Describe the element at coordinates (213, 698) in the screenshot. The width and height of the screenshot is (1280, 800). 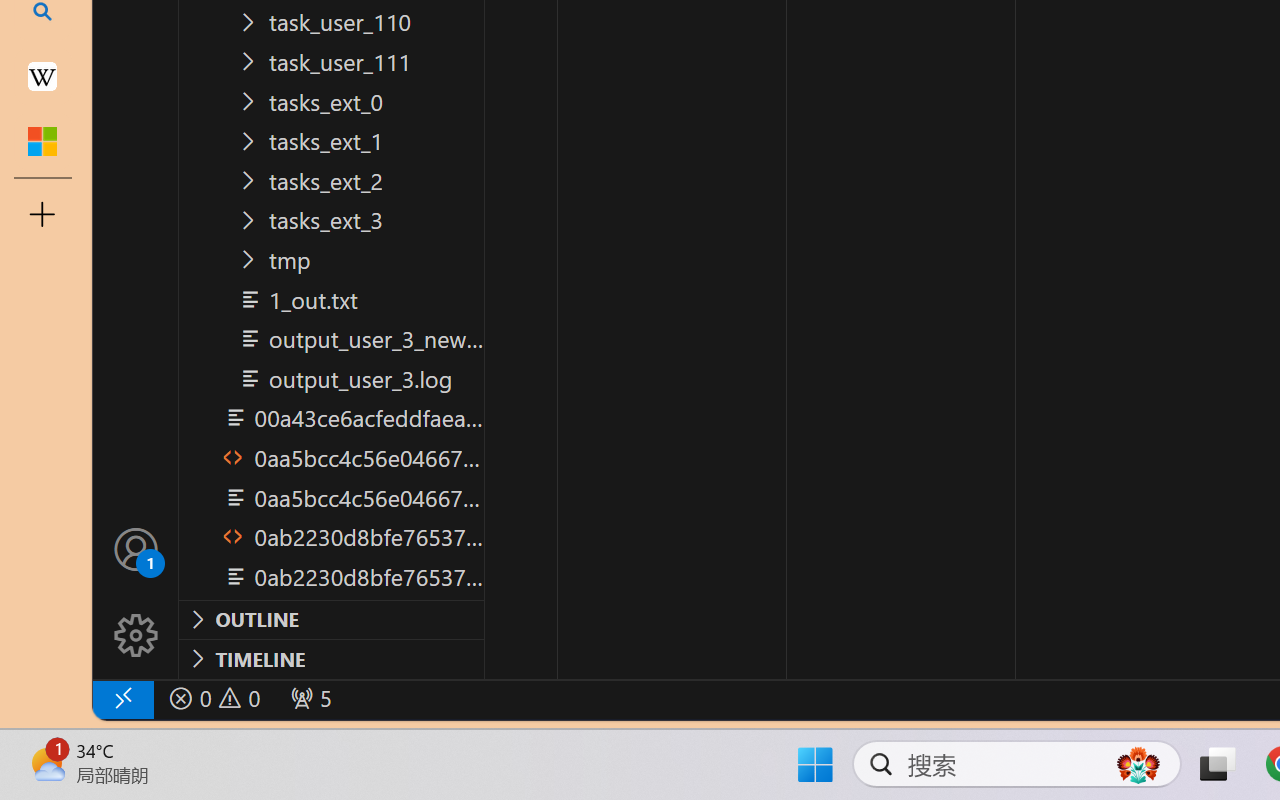
I see `'No Problems'` at that location.